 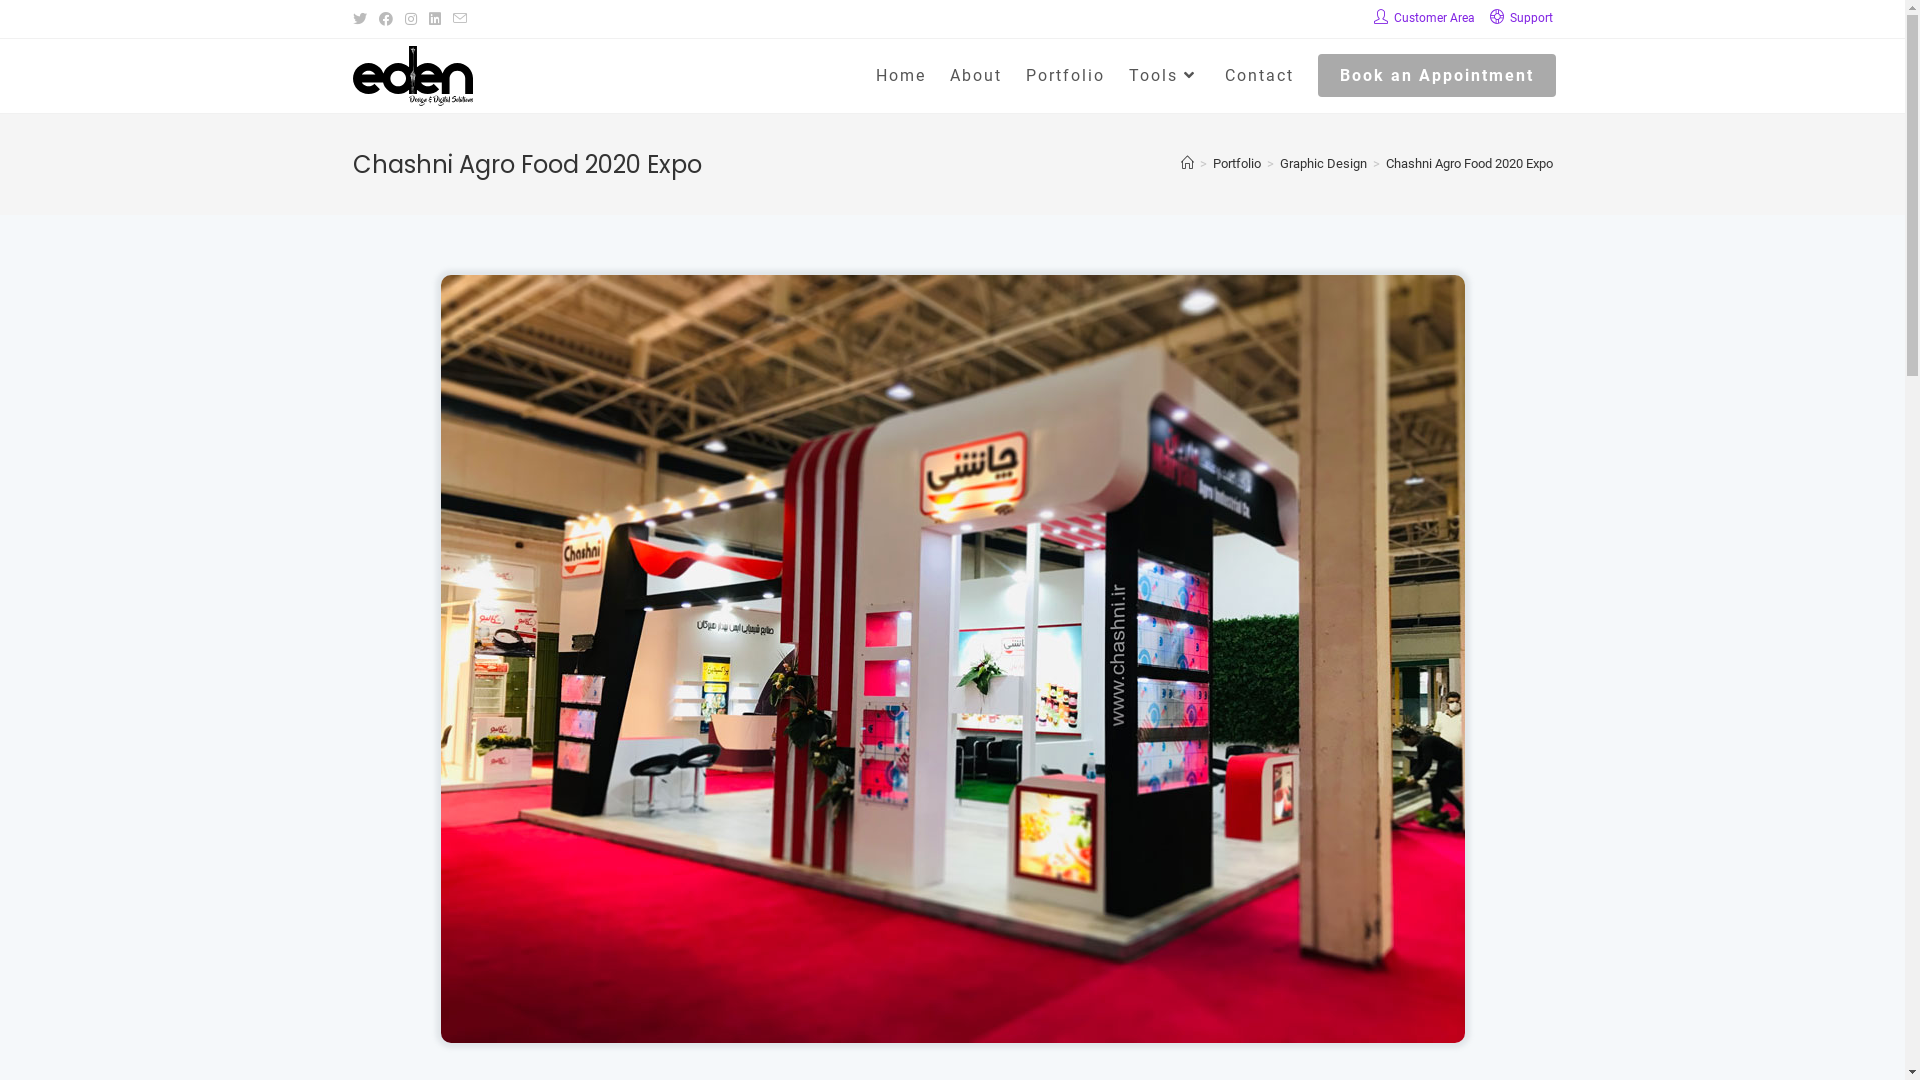 I want to click on 'ECommerce Design', so click(x=968, y=743).